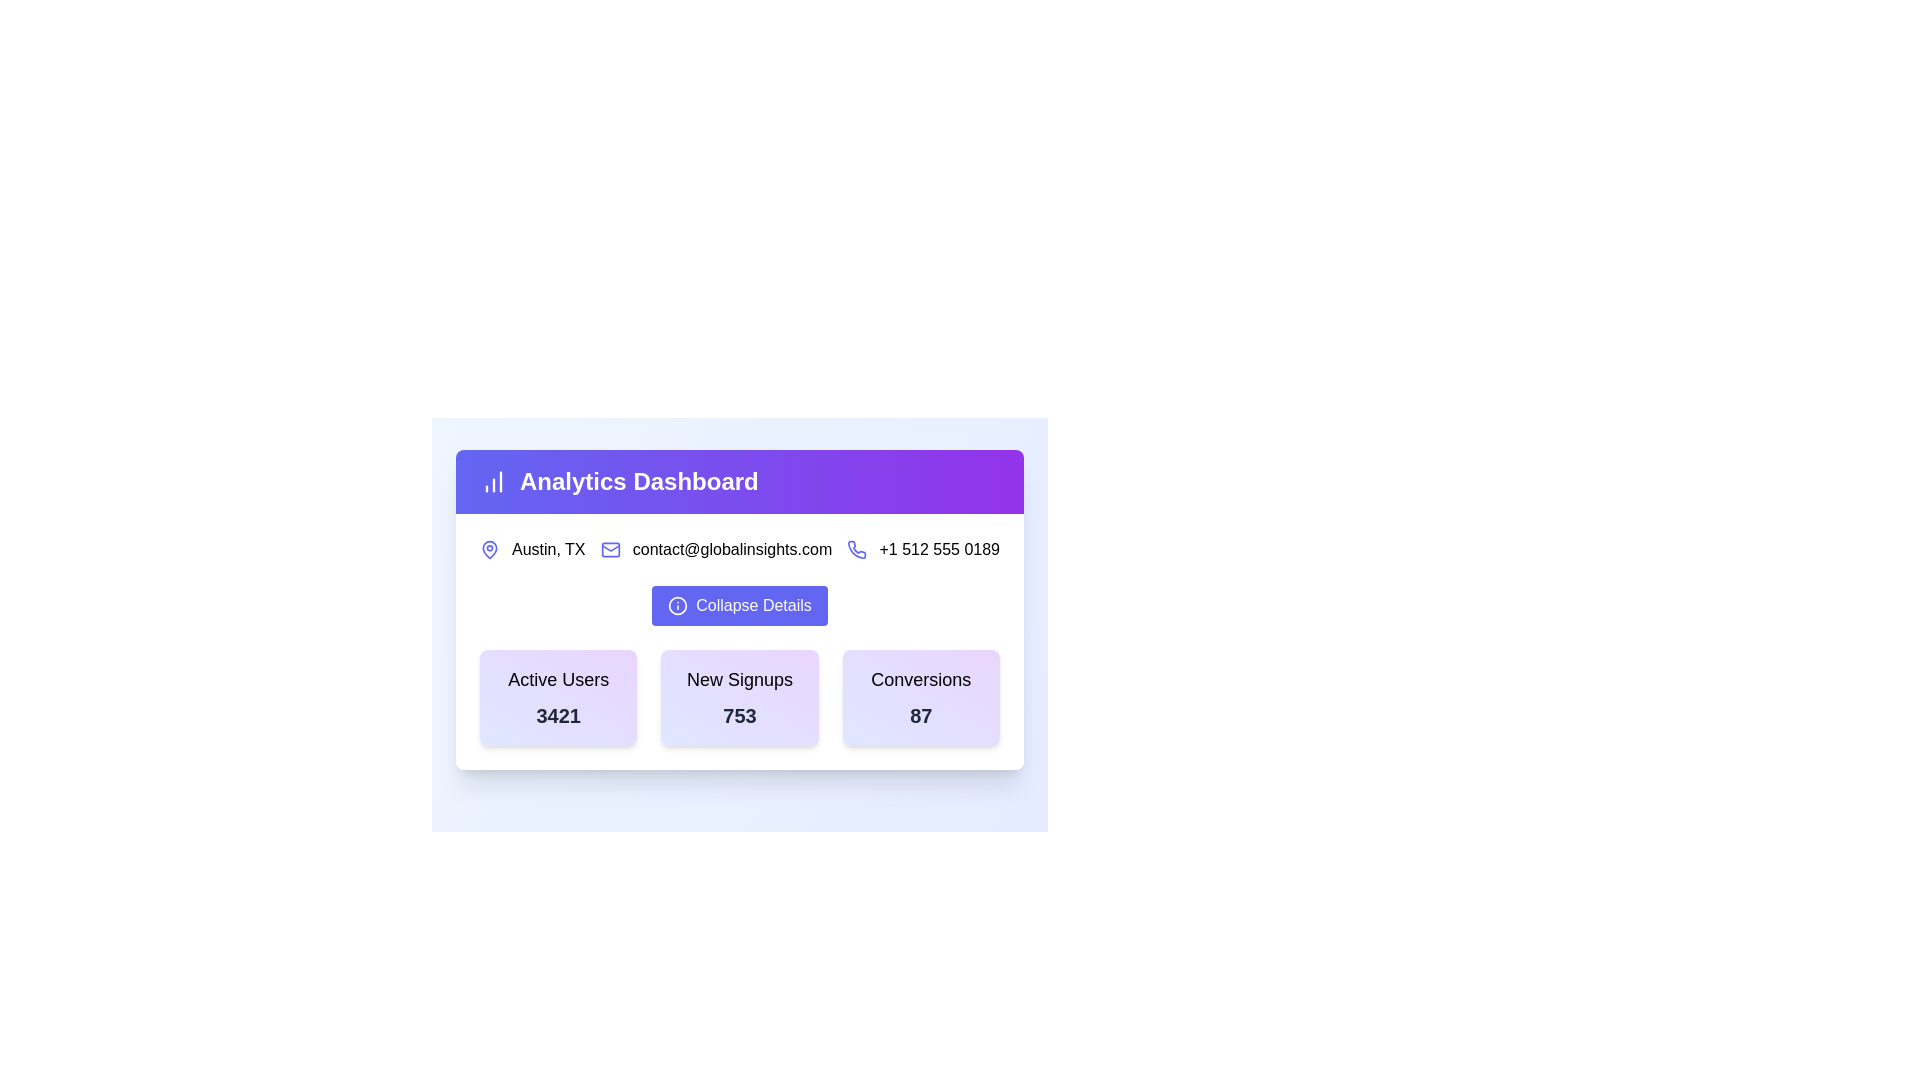  I want to click on the Data display card that shows the number of new user signups, currently displaying 753, located beneath the 'Collapse Details' button in the 'Analytics Dashboard' section, so click(738, 697).